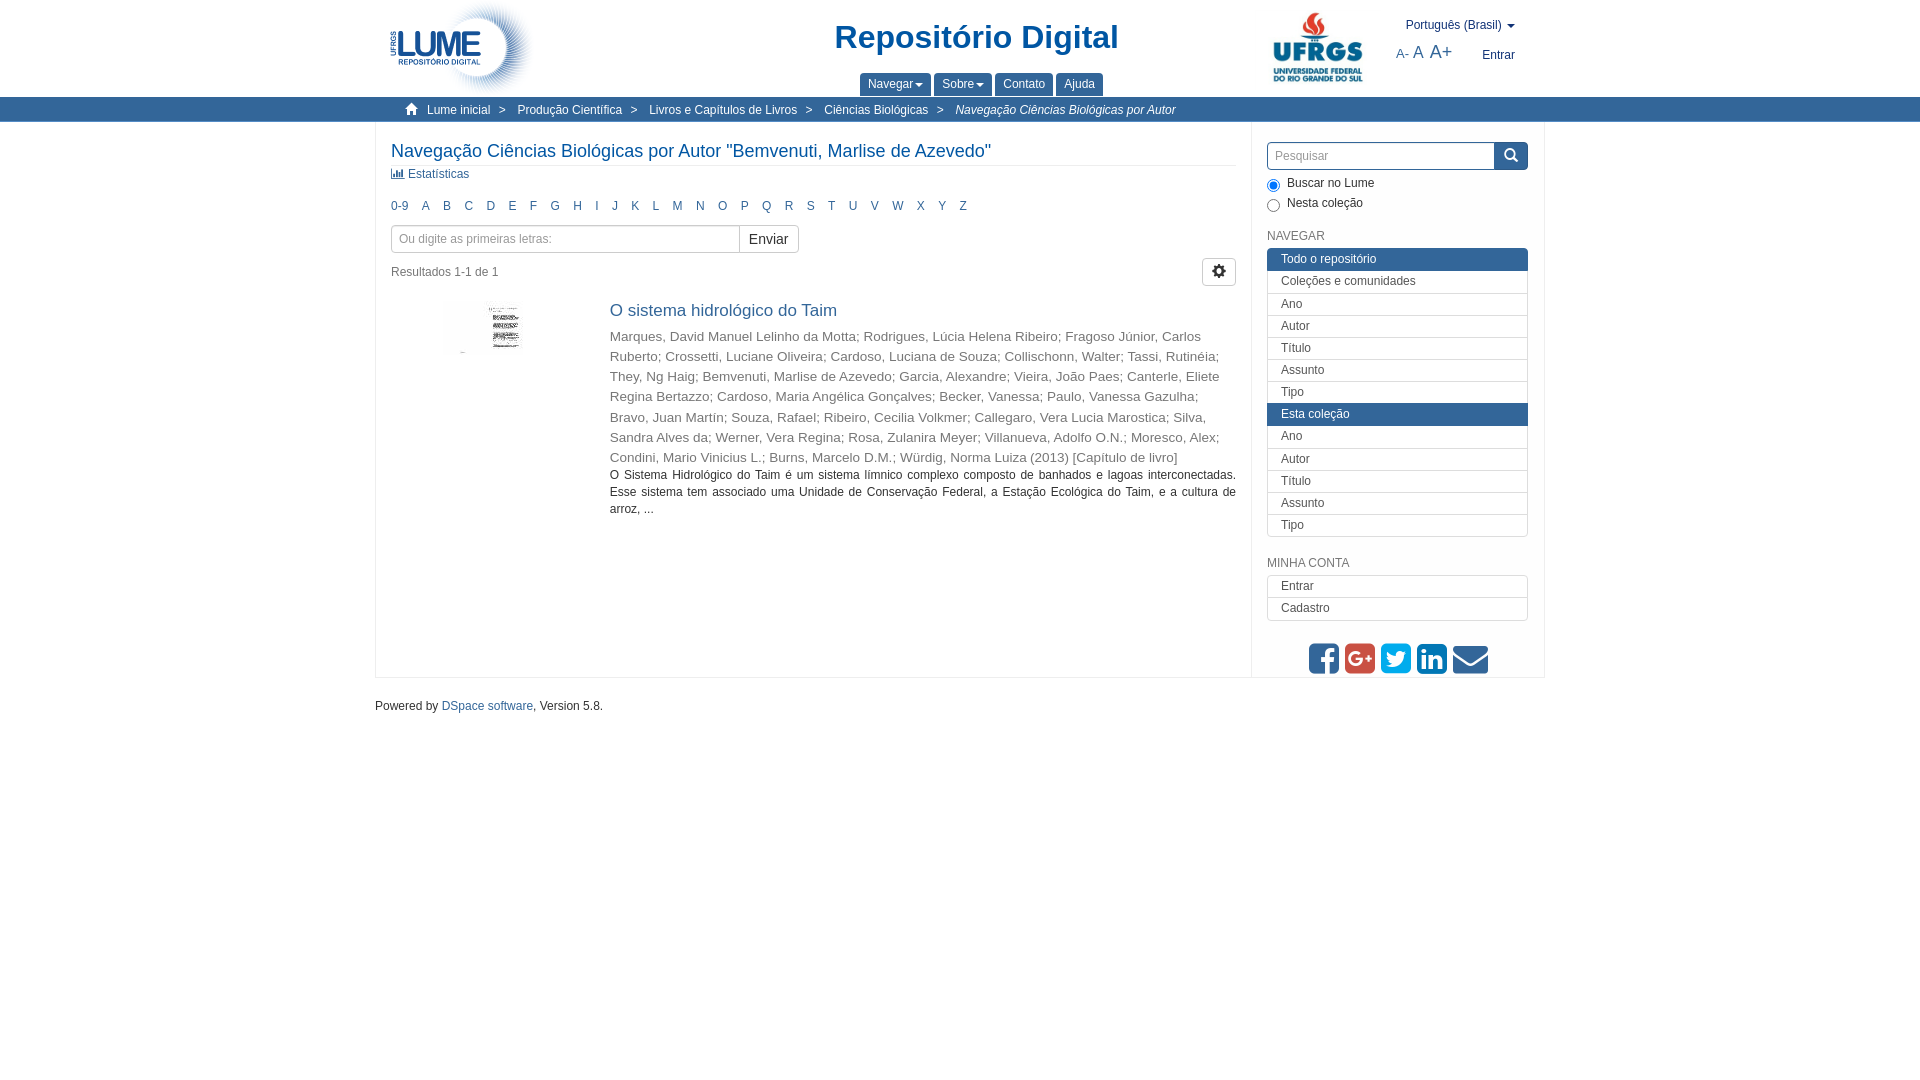 This screenshot has height=1080, width=1920. I want to click on 'Assunto', so click(1396, 370).